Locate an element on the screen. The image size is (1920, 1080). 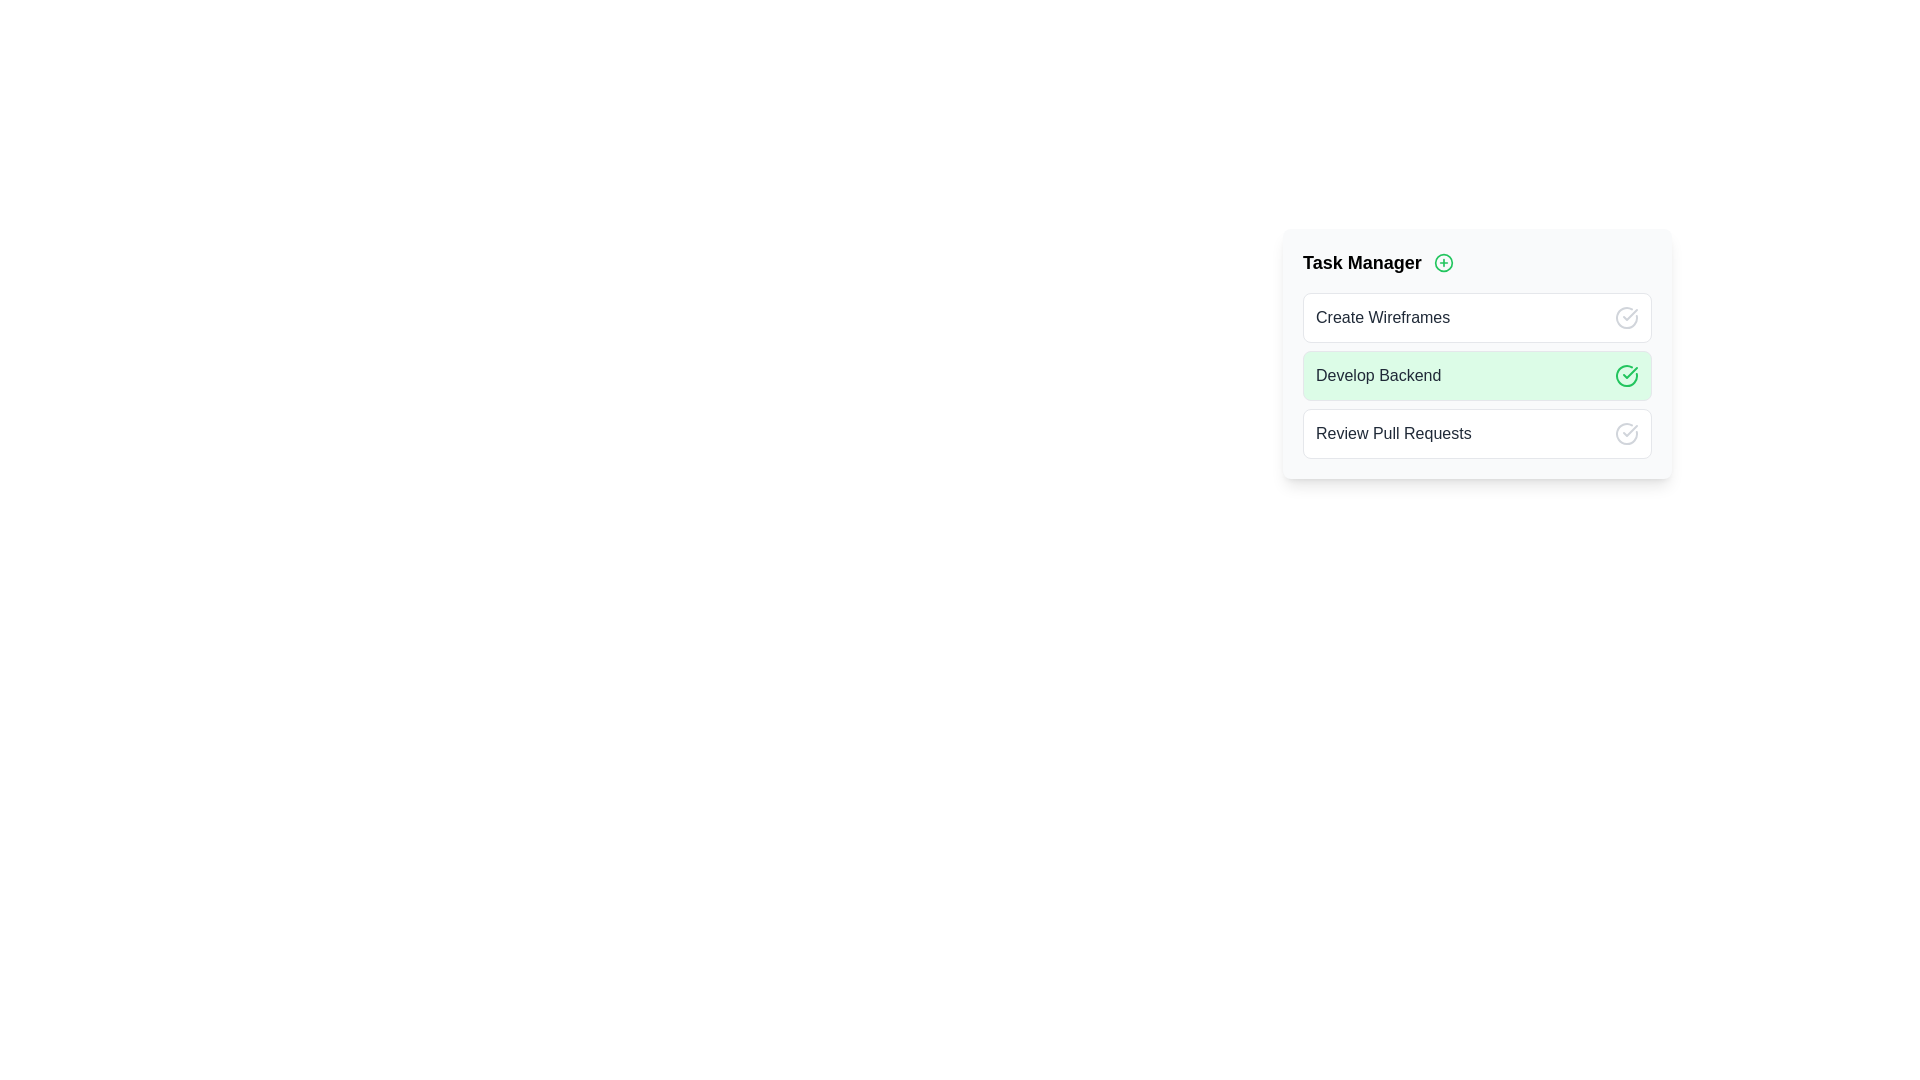
the task labeled 'Review Pull Requests' in the task management system is located at coordinates (1477, 433).